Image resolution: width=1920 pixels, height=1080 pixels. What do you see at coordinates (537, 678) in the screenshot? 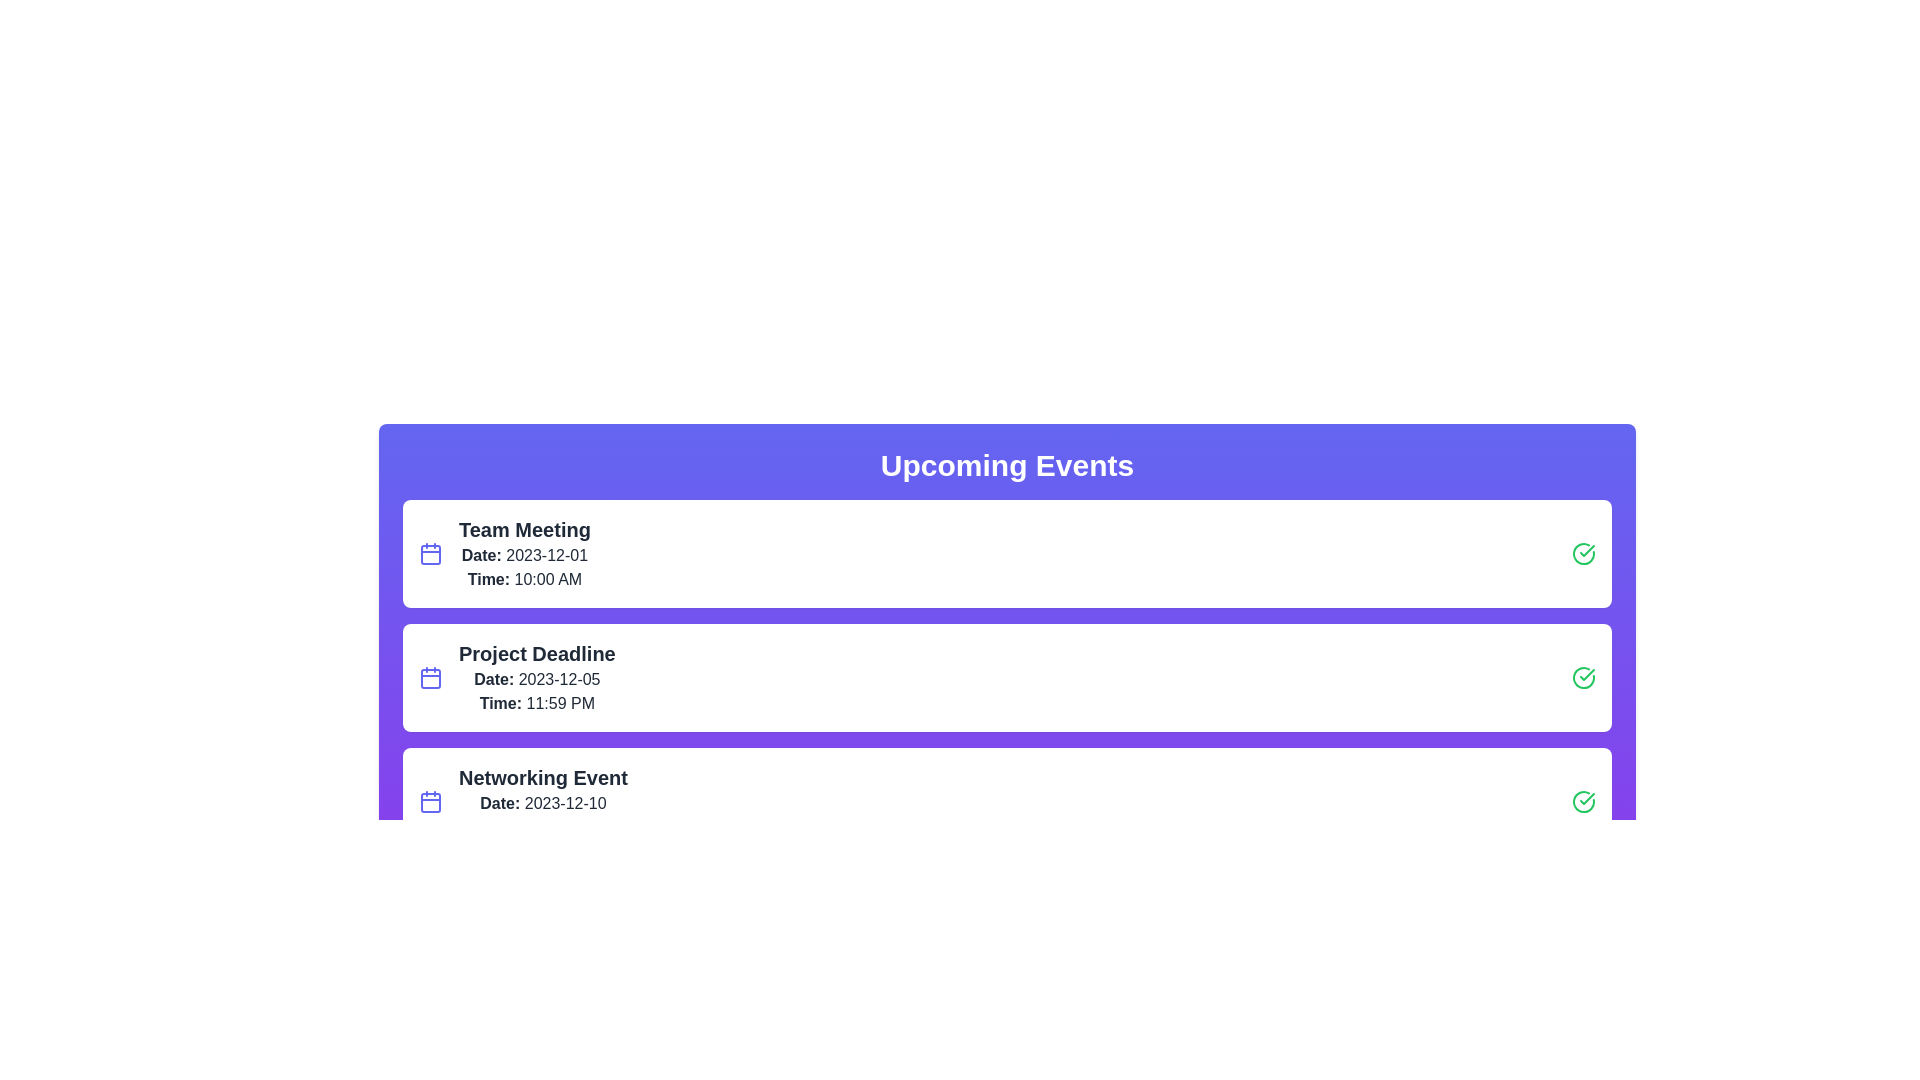
I see `the 'Project Deadline' date text label, which is located in the second event card and aligned with the 'Time' label` at bounding box center [537, 678].